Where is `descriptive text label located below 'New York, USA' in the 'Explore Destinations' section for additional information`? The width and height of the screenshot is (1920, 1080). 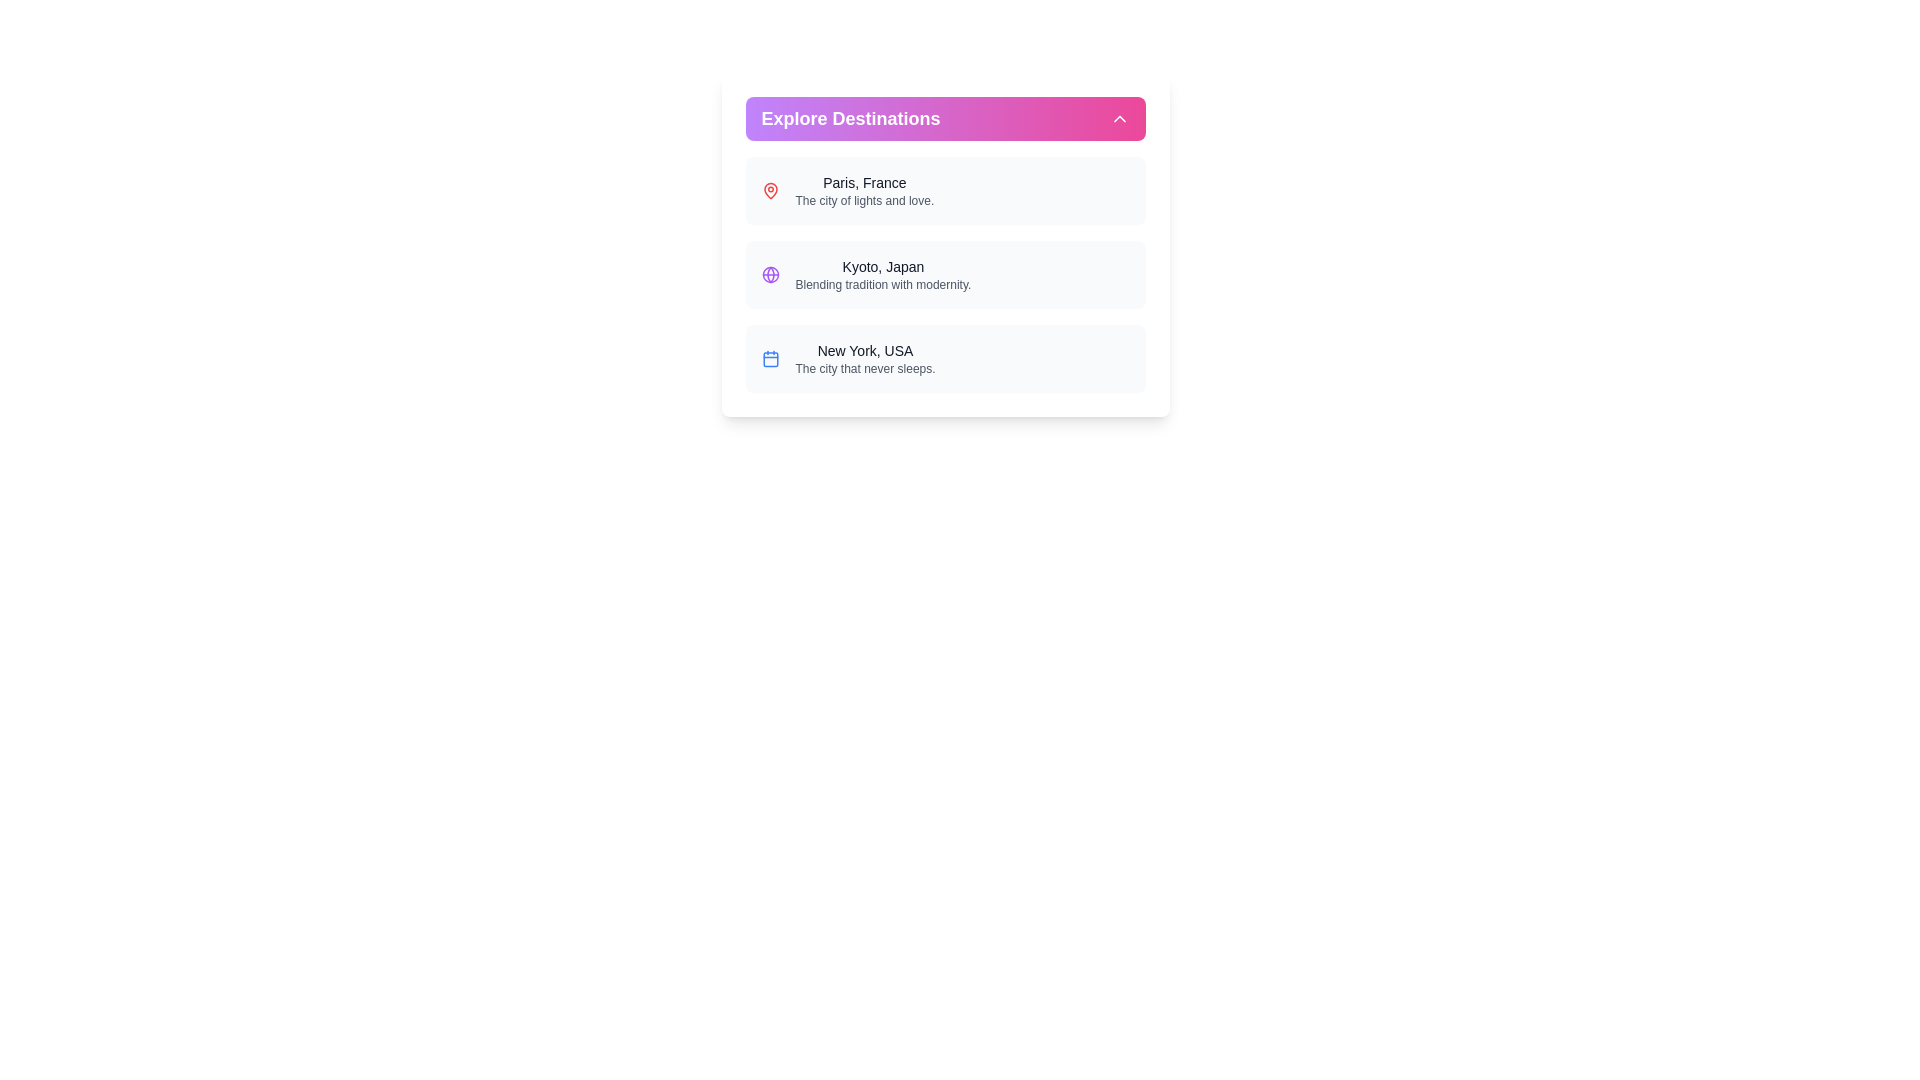 descriptive text label located below 'New York, USA' in the 'Explore Destinations' section for additional information is located at coordinates (865, 369).